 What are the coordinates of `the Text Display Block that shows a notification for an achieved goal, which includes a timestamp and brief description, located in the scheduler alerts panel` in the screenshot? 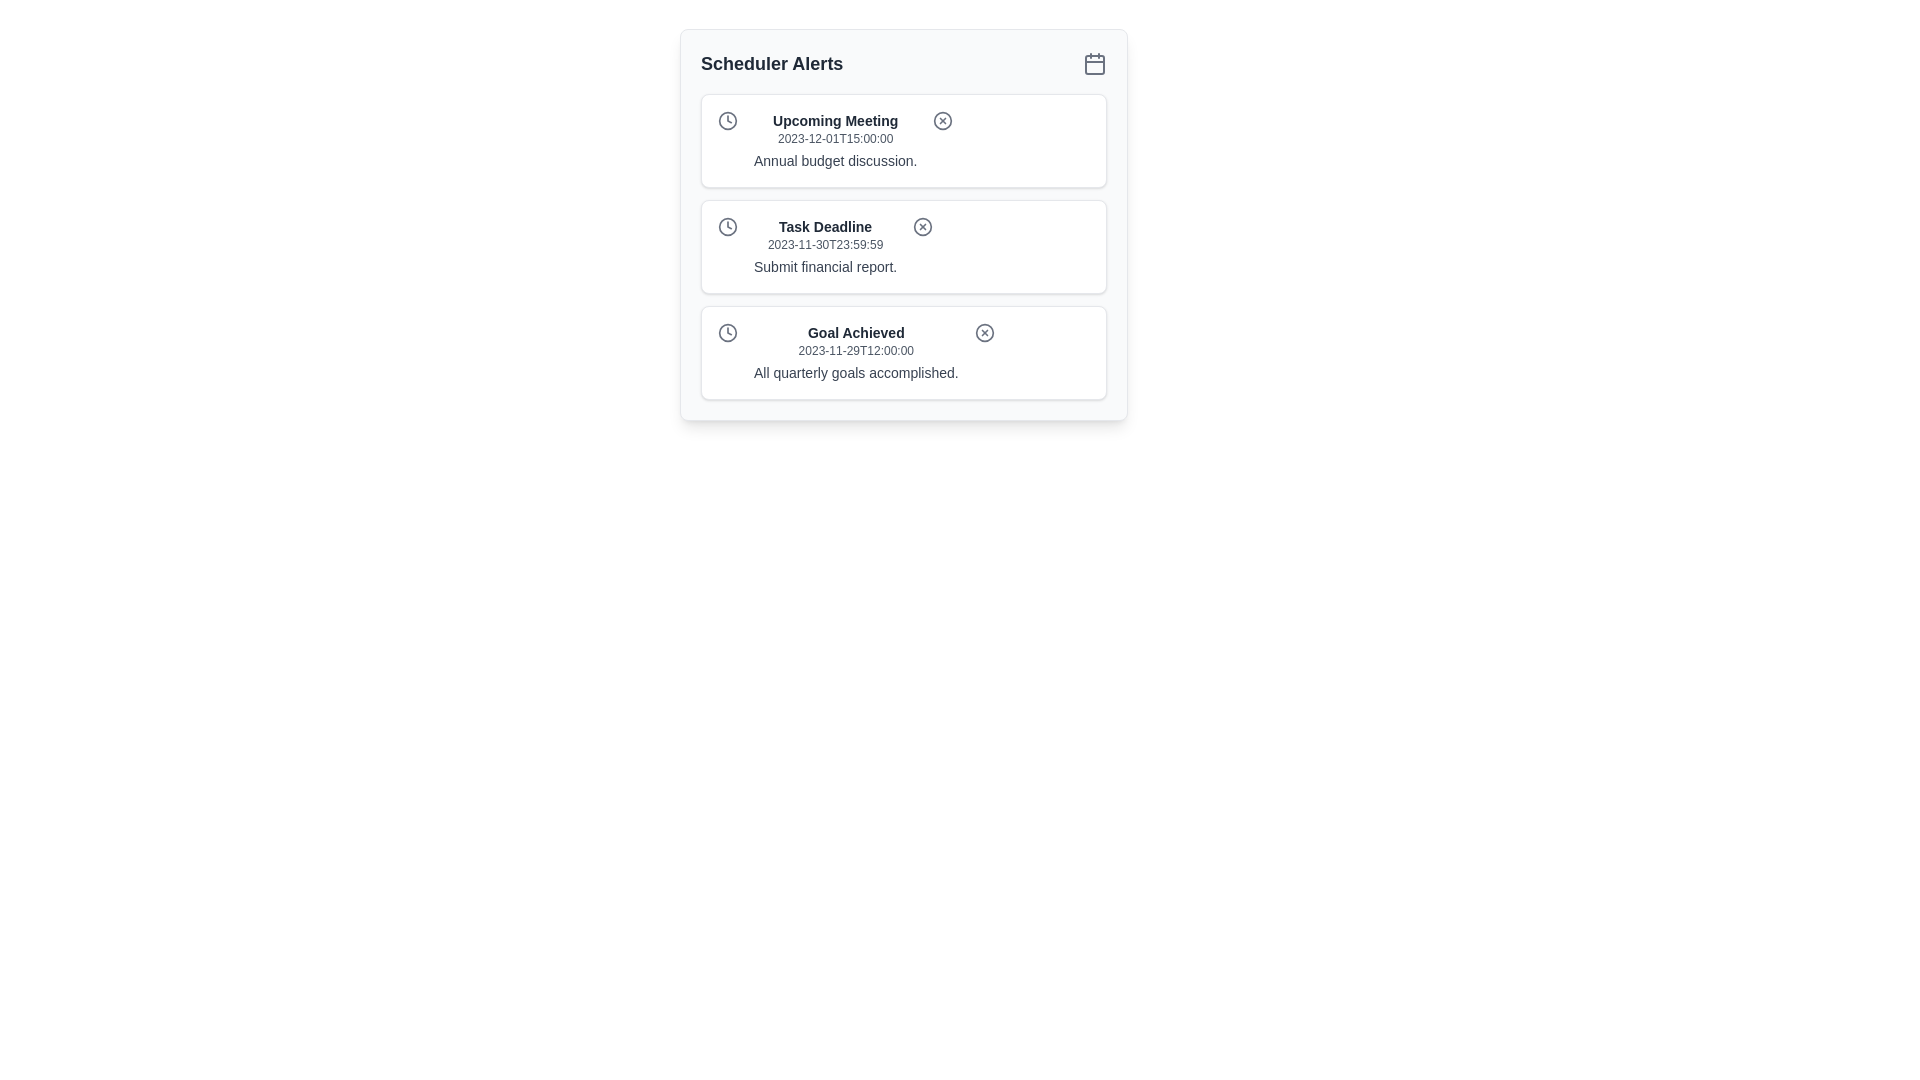 It's located at (856, 352).